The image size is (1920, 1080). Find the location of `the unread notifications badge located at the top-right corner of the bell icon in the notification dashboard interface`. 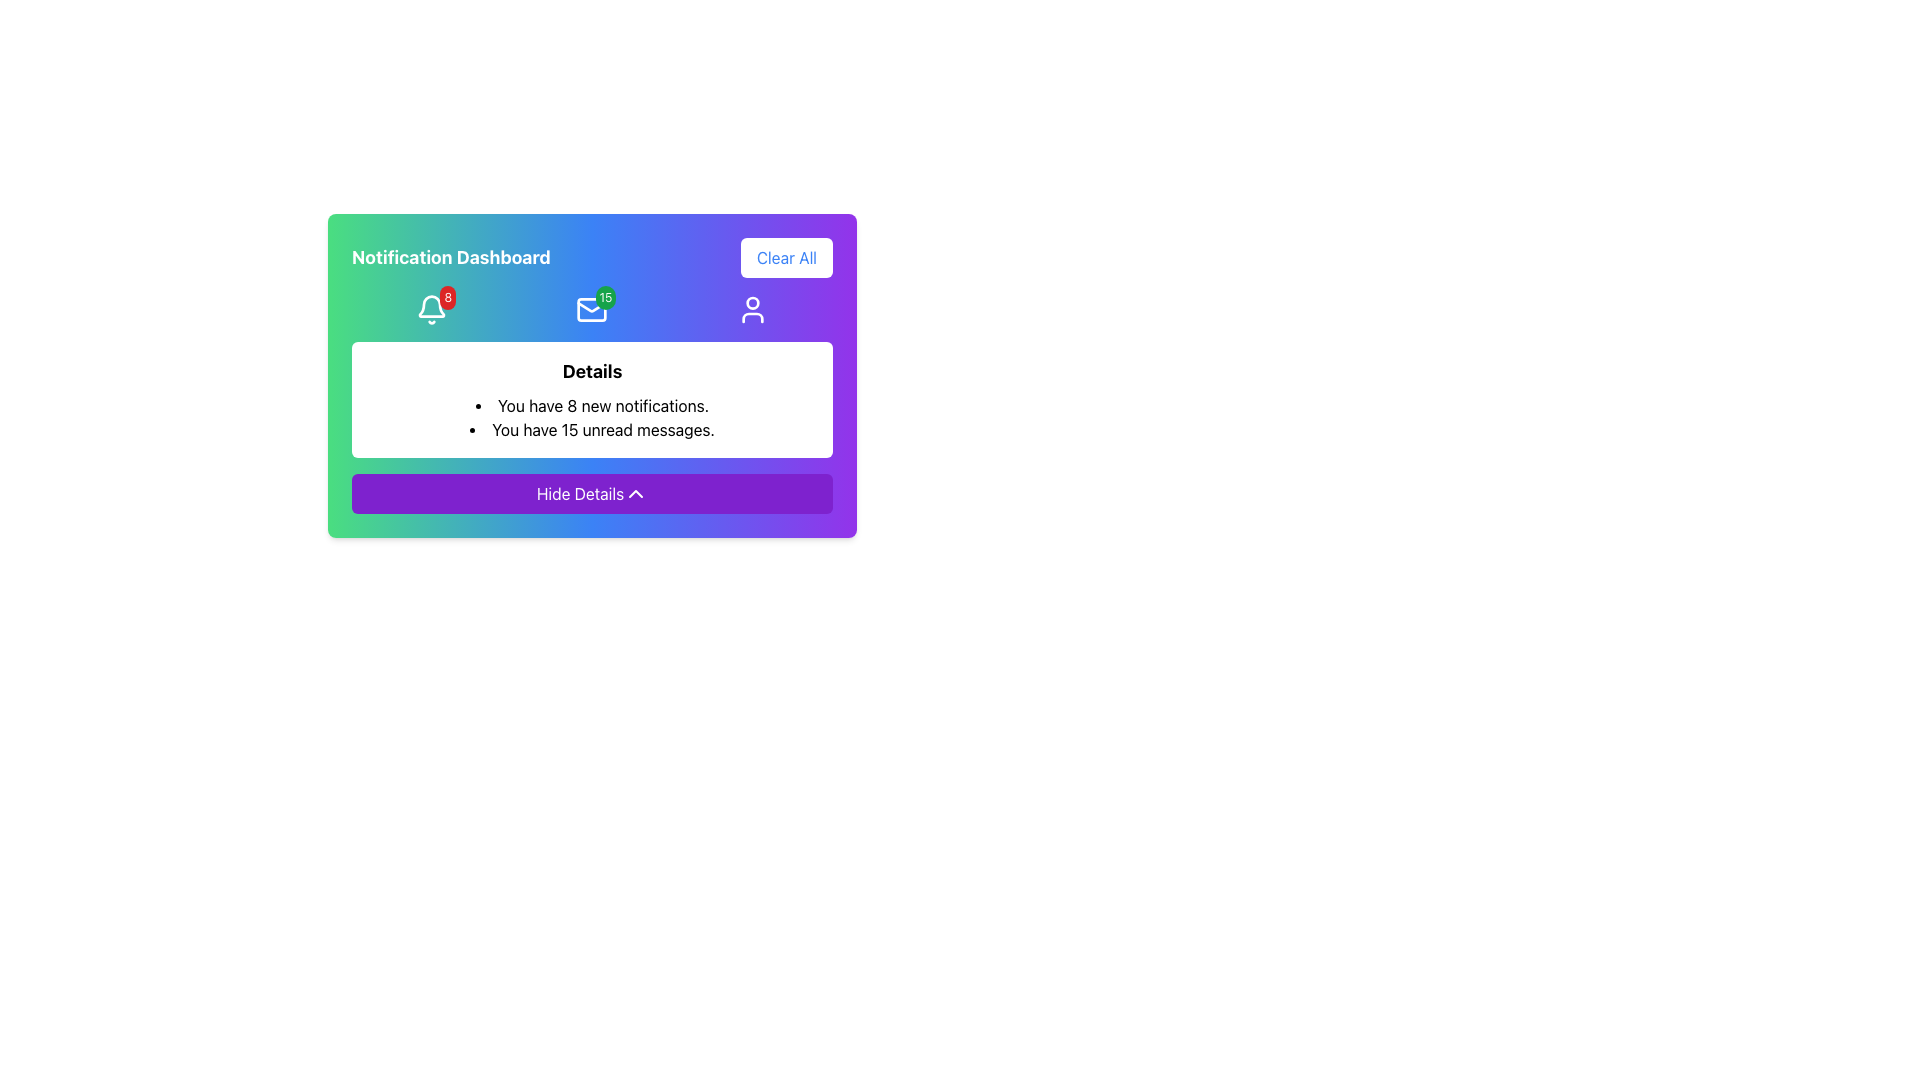

the unread notifications badge located at the top-right corner of the bell icon in the notification dashboard interface is located at coordinates (447, 297).